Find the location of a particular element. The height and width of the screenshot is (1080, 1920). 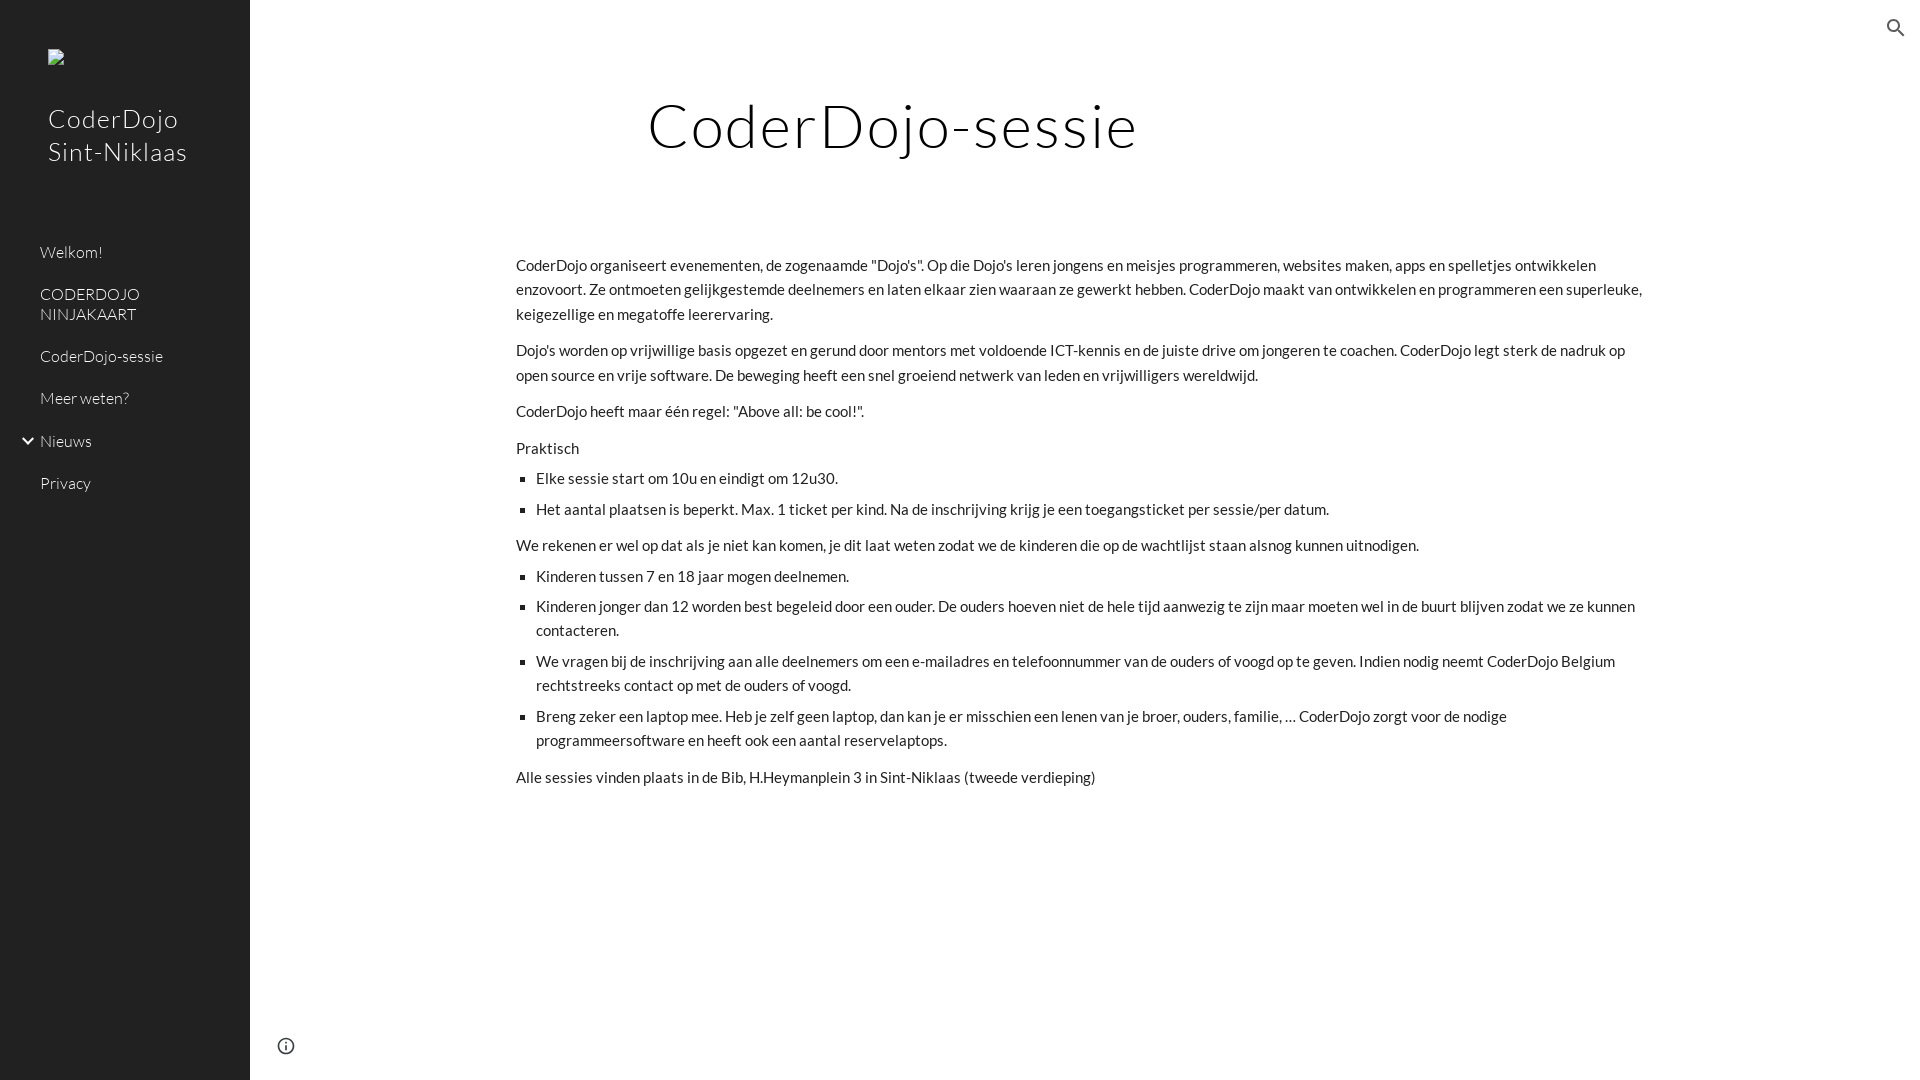

'CoderDojo-sessie' is located at coordinates (136, 354).